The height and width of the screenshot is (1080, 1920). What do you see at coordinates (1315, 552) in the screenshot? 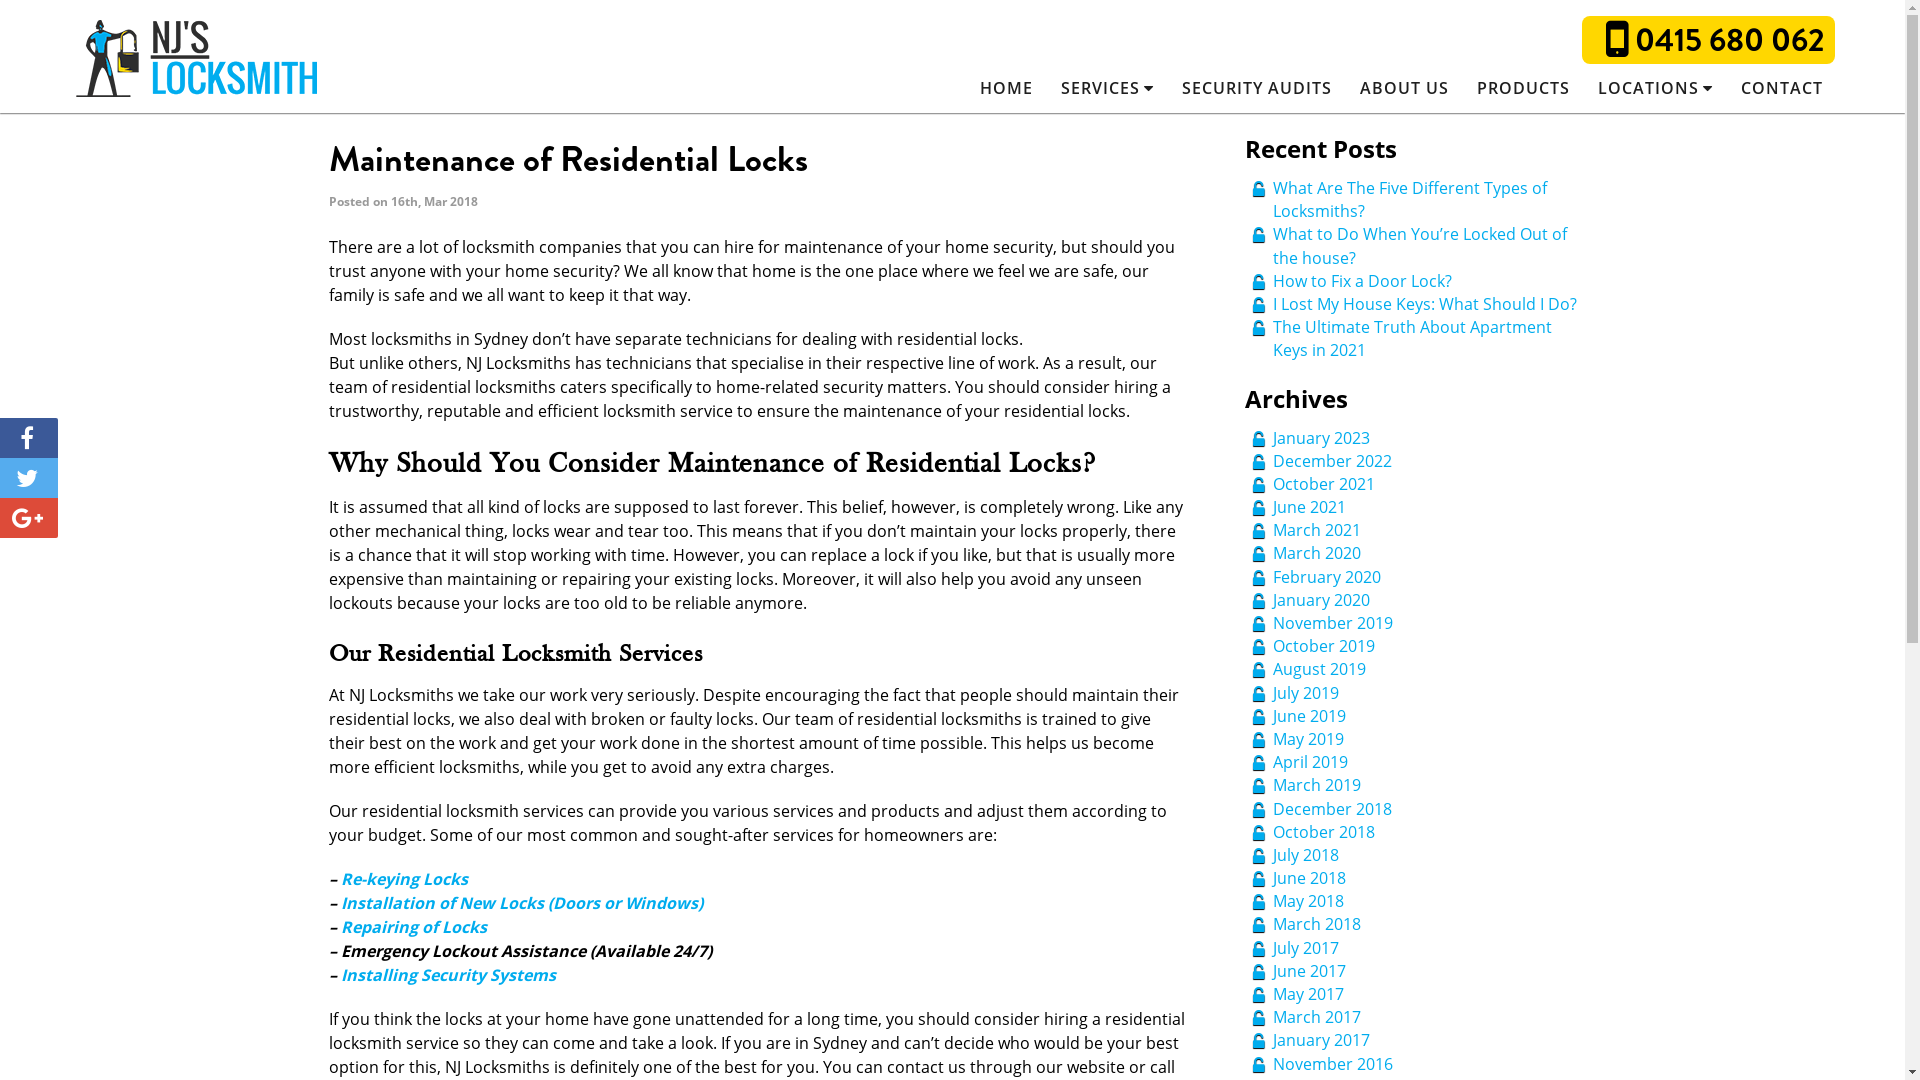
I see `'March 2020'` at bounding box center [1315, 552].